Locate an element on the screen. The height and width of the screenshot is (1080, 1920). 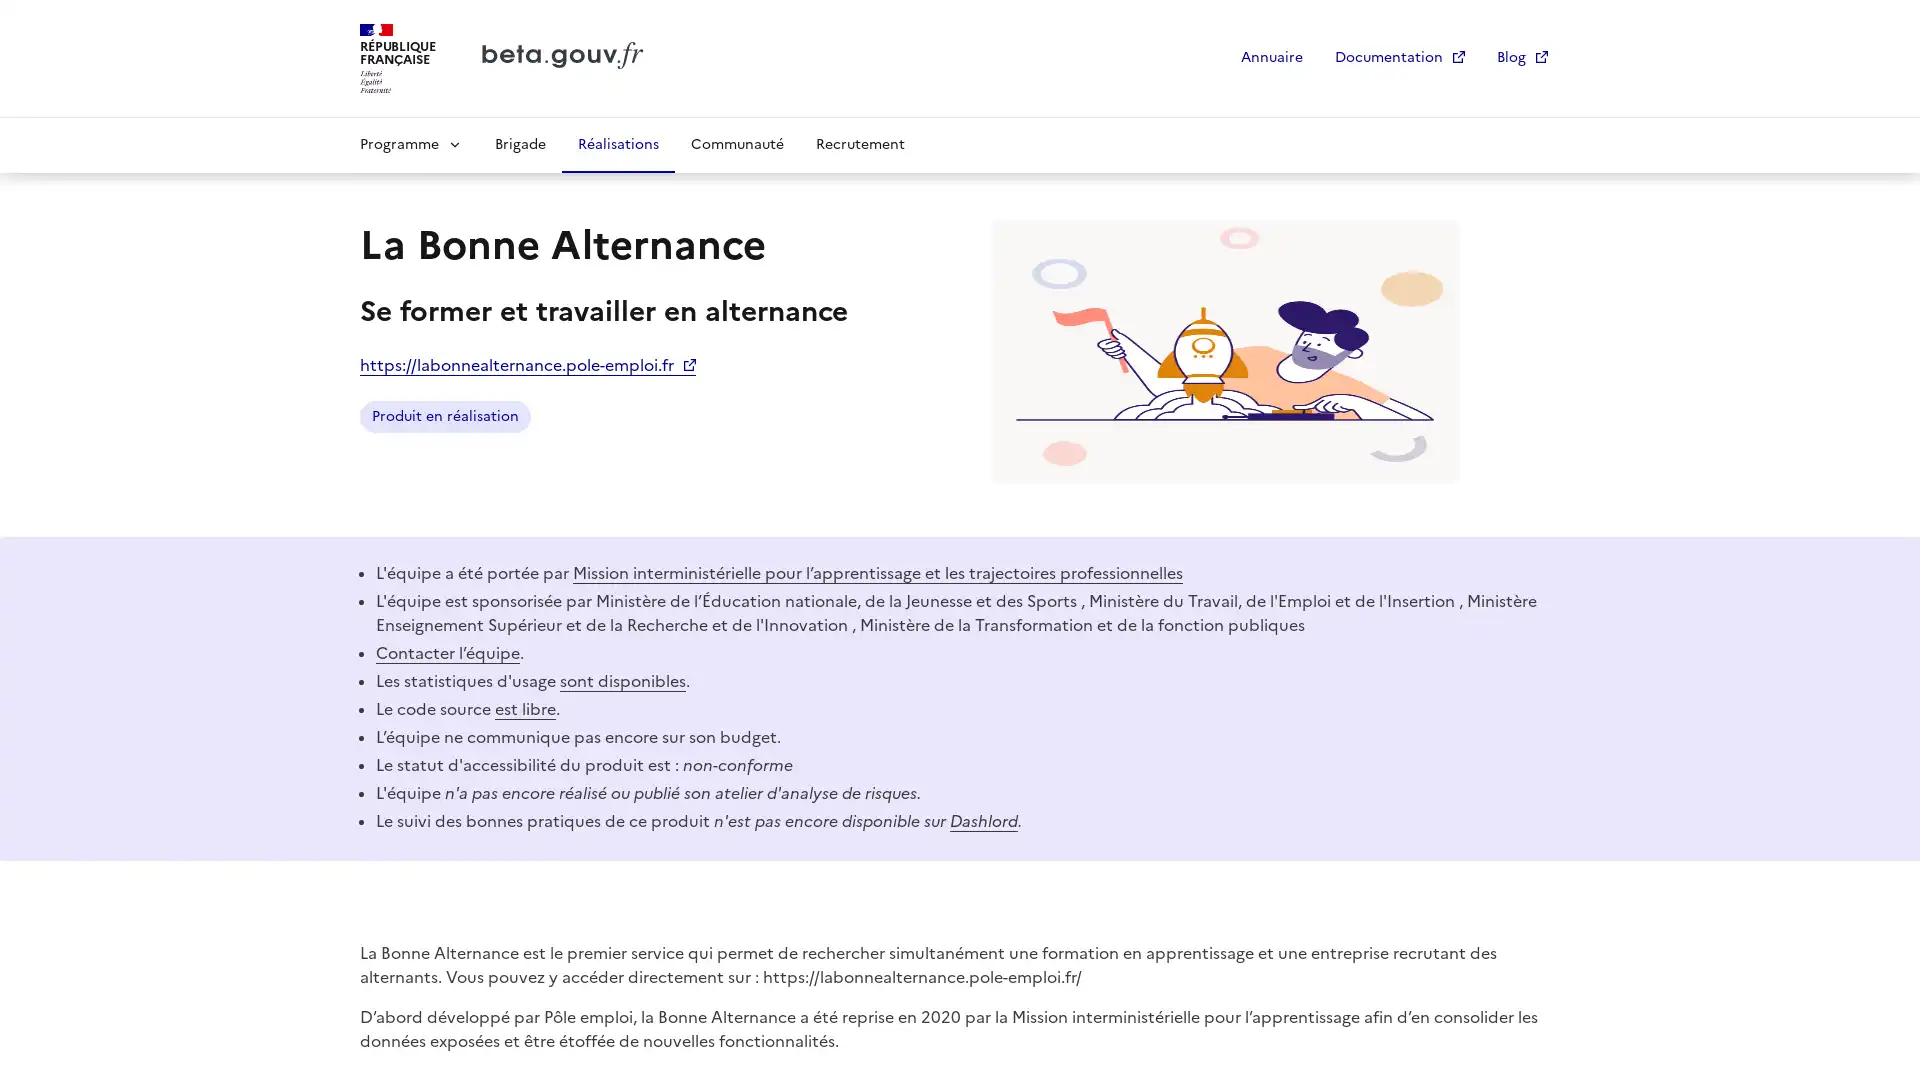
Programme is located at coordinates (410, 142).